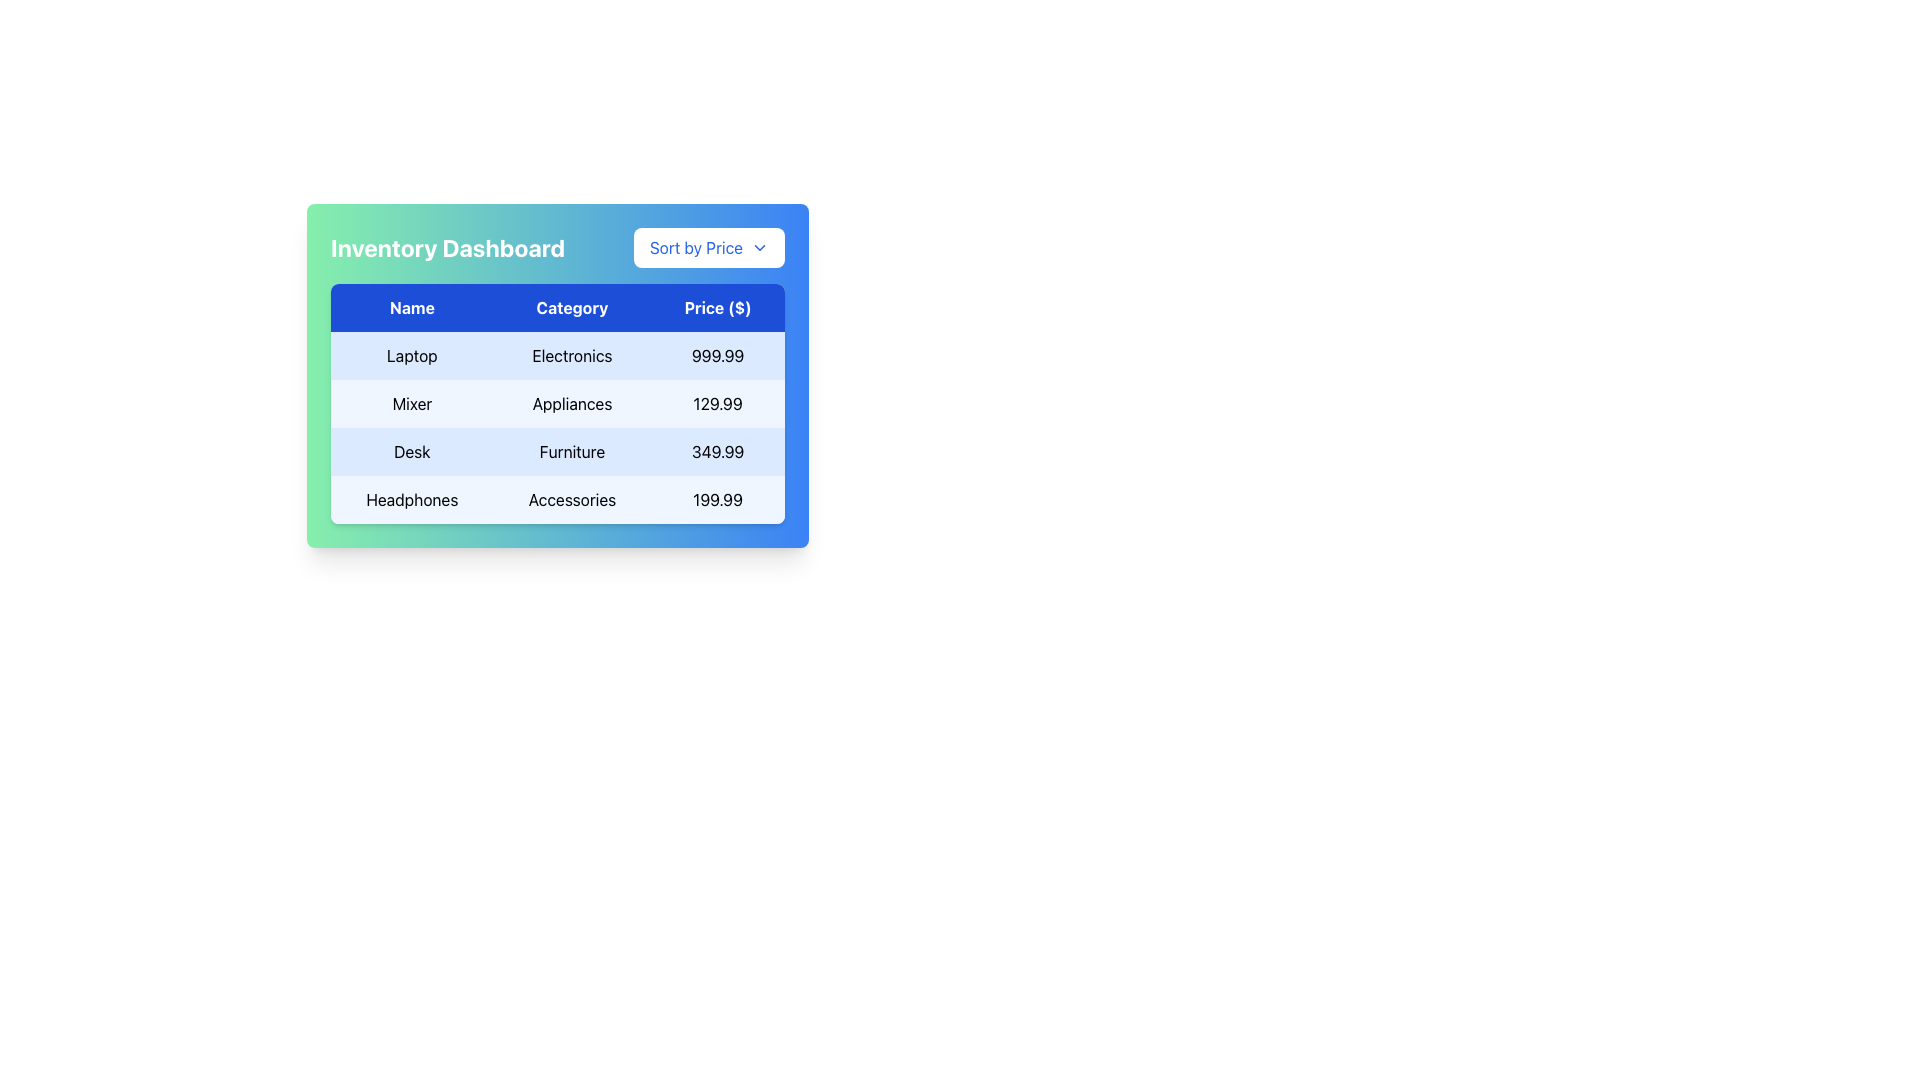 This screenshot has height=1080, width=1920. What do you see at coordinates (411, 308) in the screenshot?
I see `the 'Name' text label in the table header, which is the first column header identifying its content` at bounding box center [411, 308].